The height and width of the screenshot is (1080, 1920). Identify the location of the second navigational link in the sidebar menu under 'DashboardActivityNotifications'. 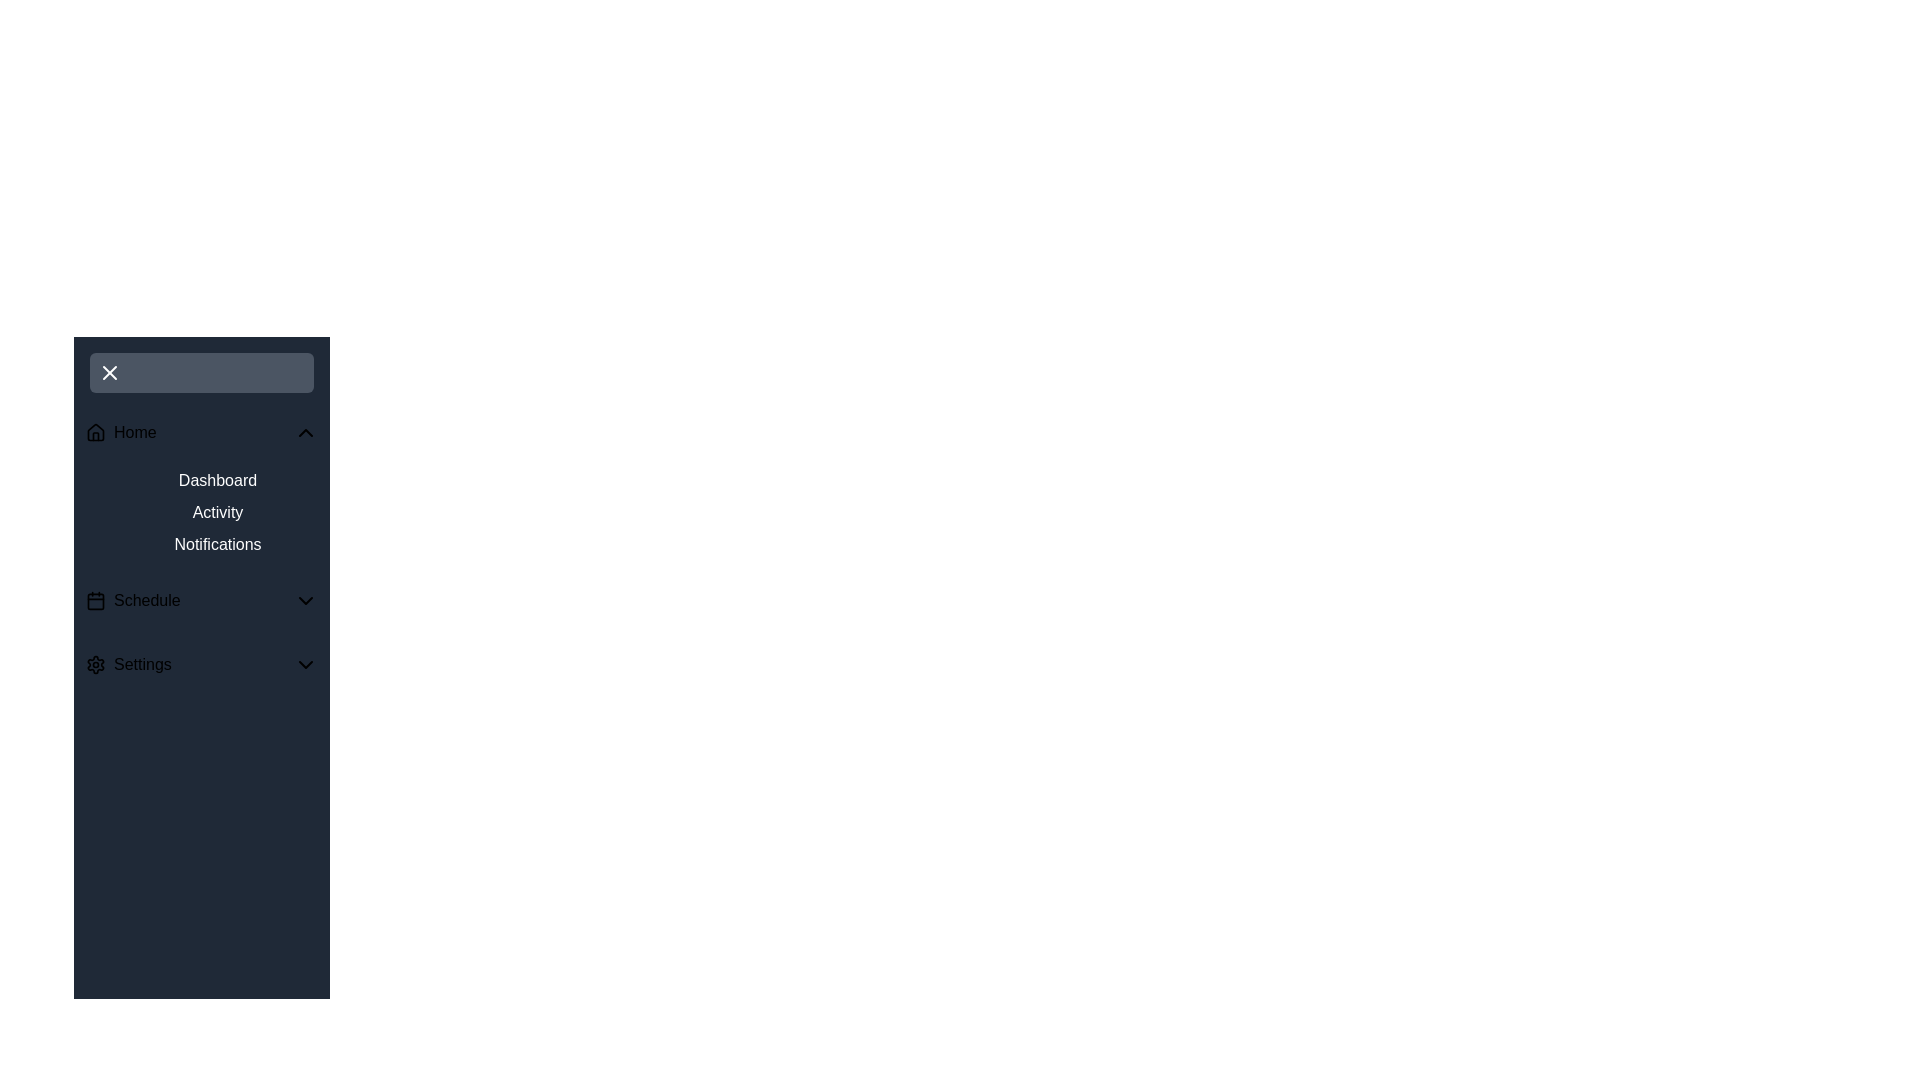
(217, 512).